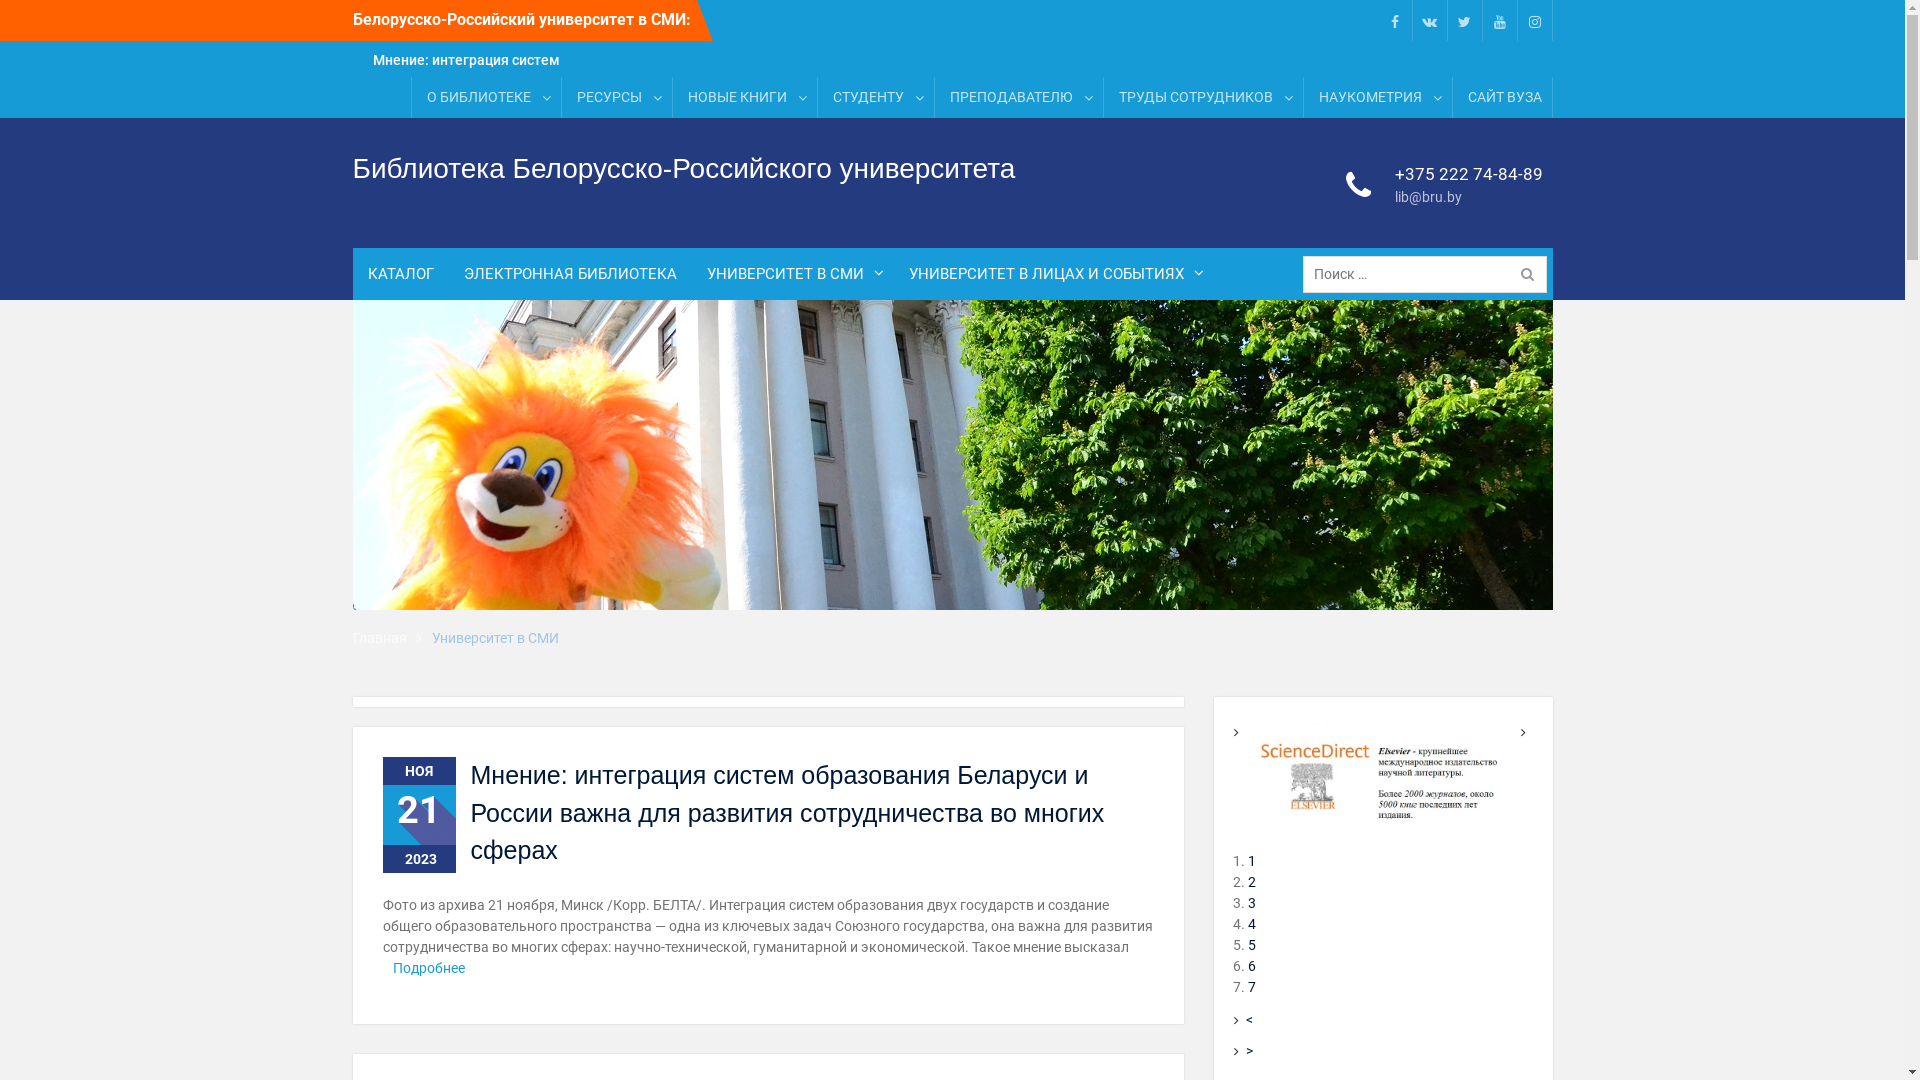 The image size is (1920, 1080). I want to click on 'youtube', so click(1489, 20).